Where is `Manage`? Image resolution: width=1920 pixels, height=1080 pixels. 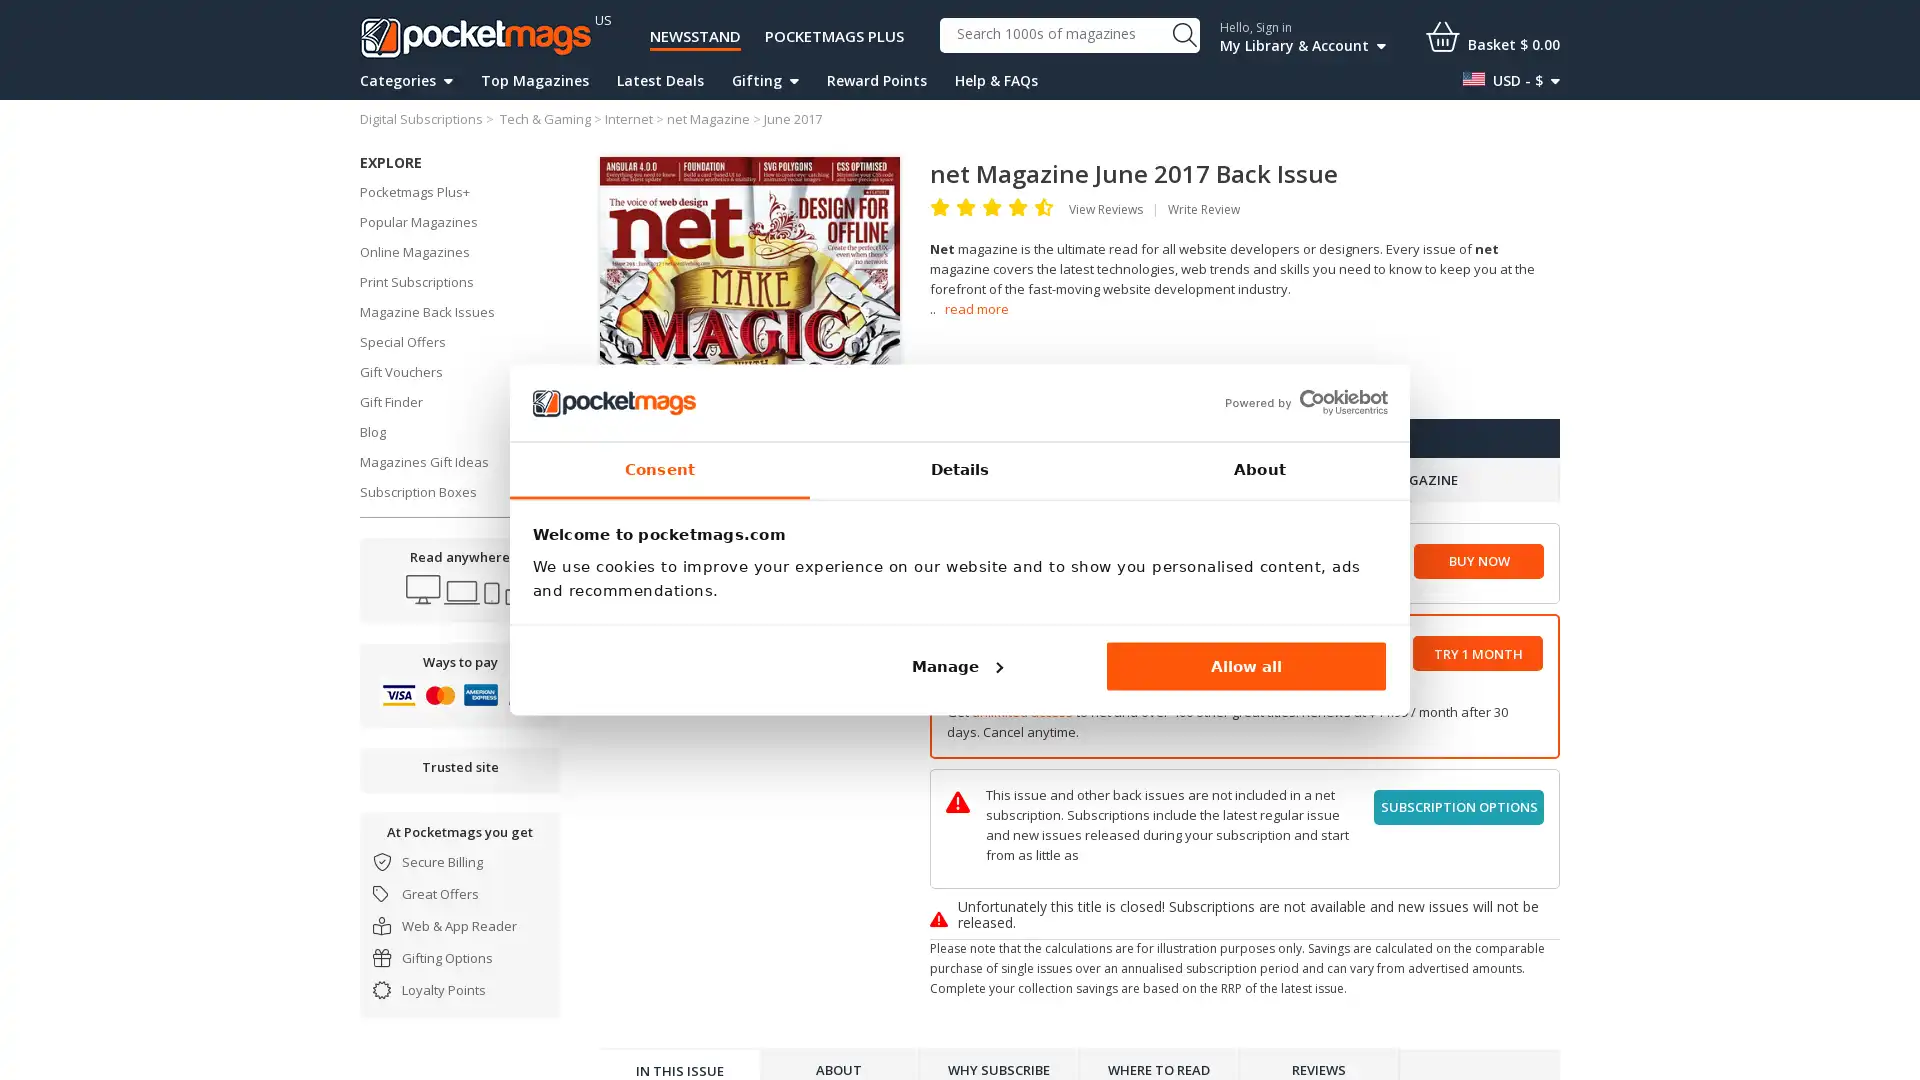
Manage is located at coordinates (954, 666).